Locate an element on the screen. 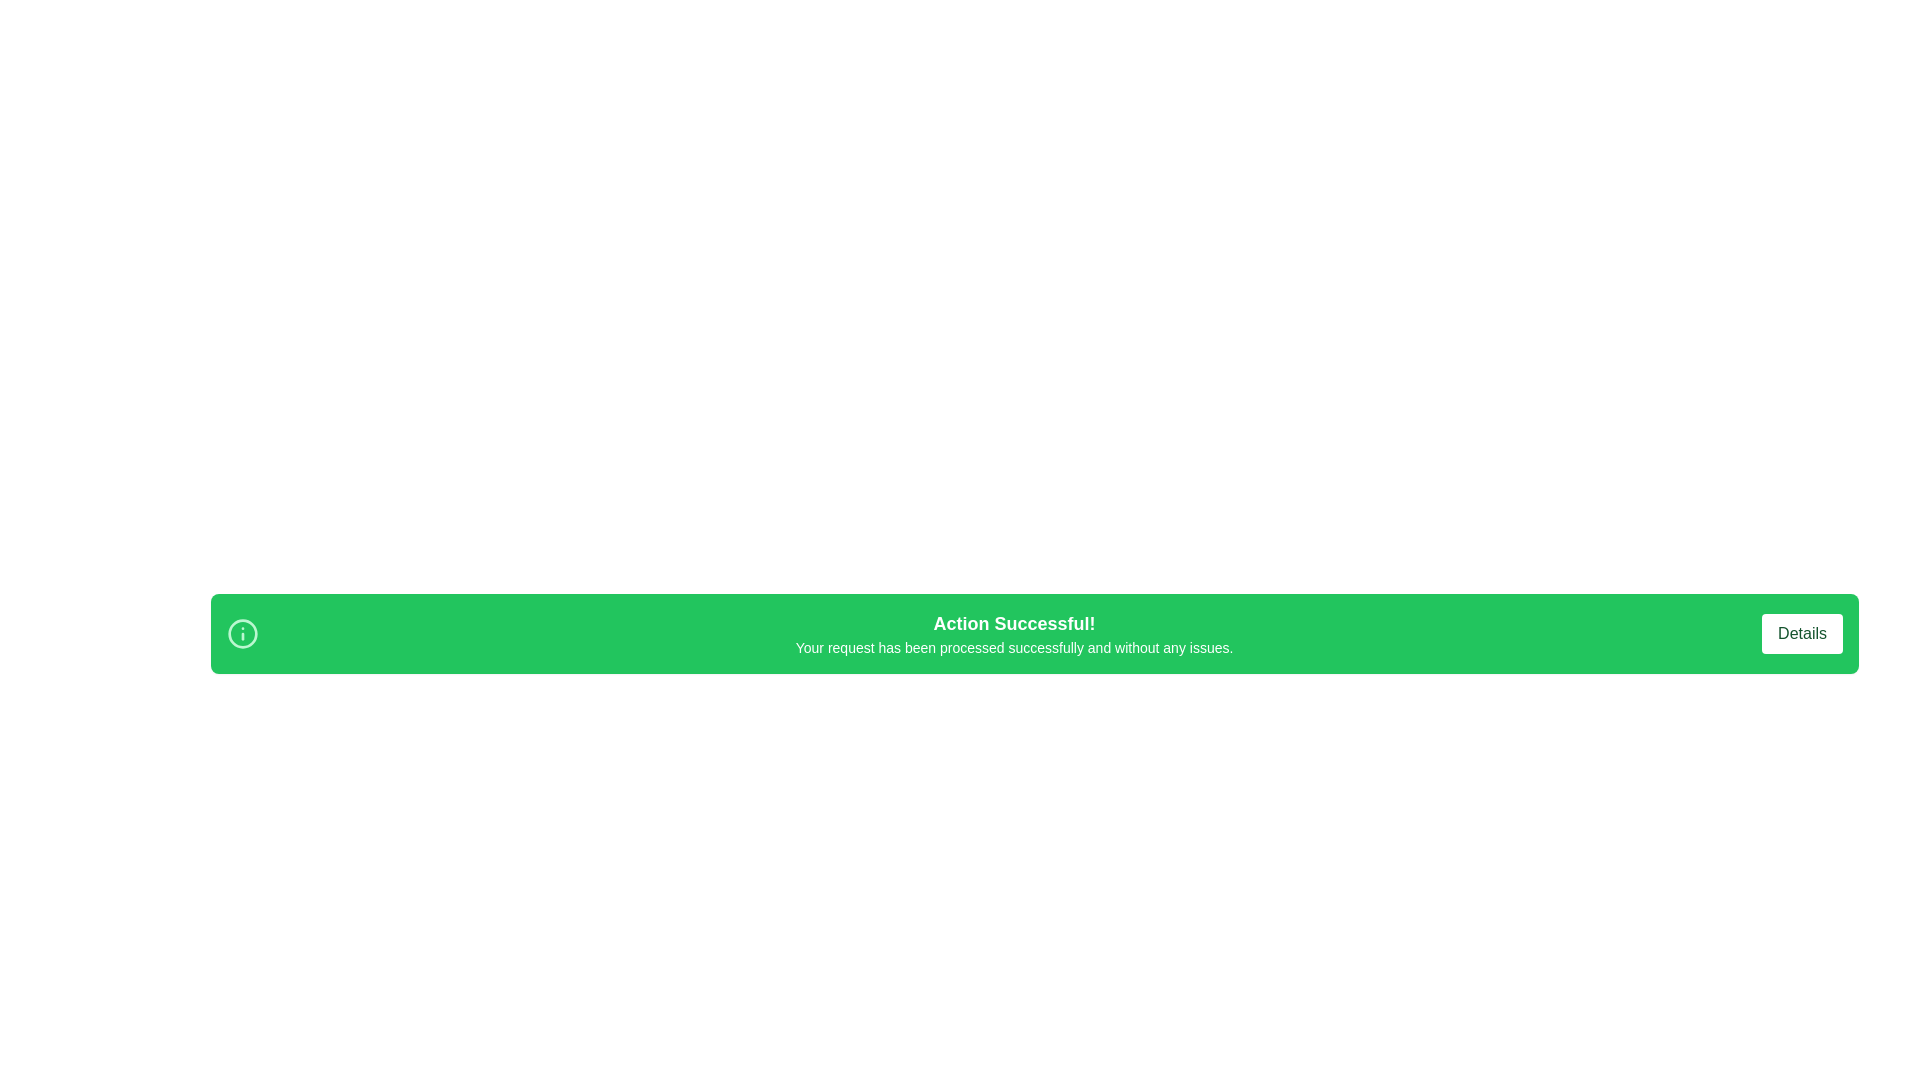 This screenshot has width=1920, height=1080. the 'Details' button to trigger its hover effect is located at coordinates (1802, 633).